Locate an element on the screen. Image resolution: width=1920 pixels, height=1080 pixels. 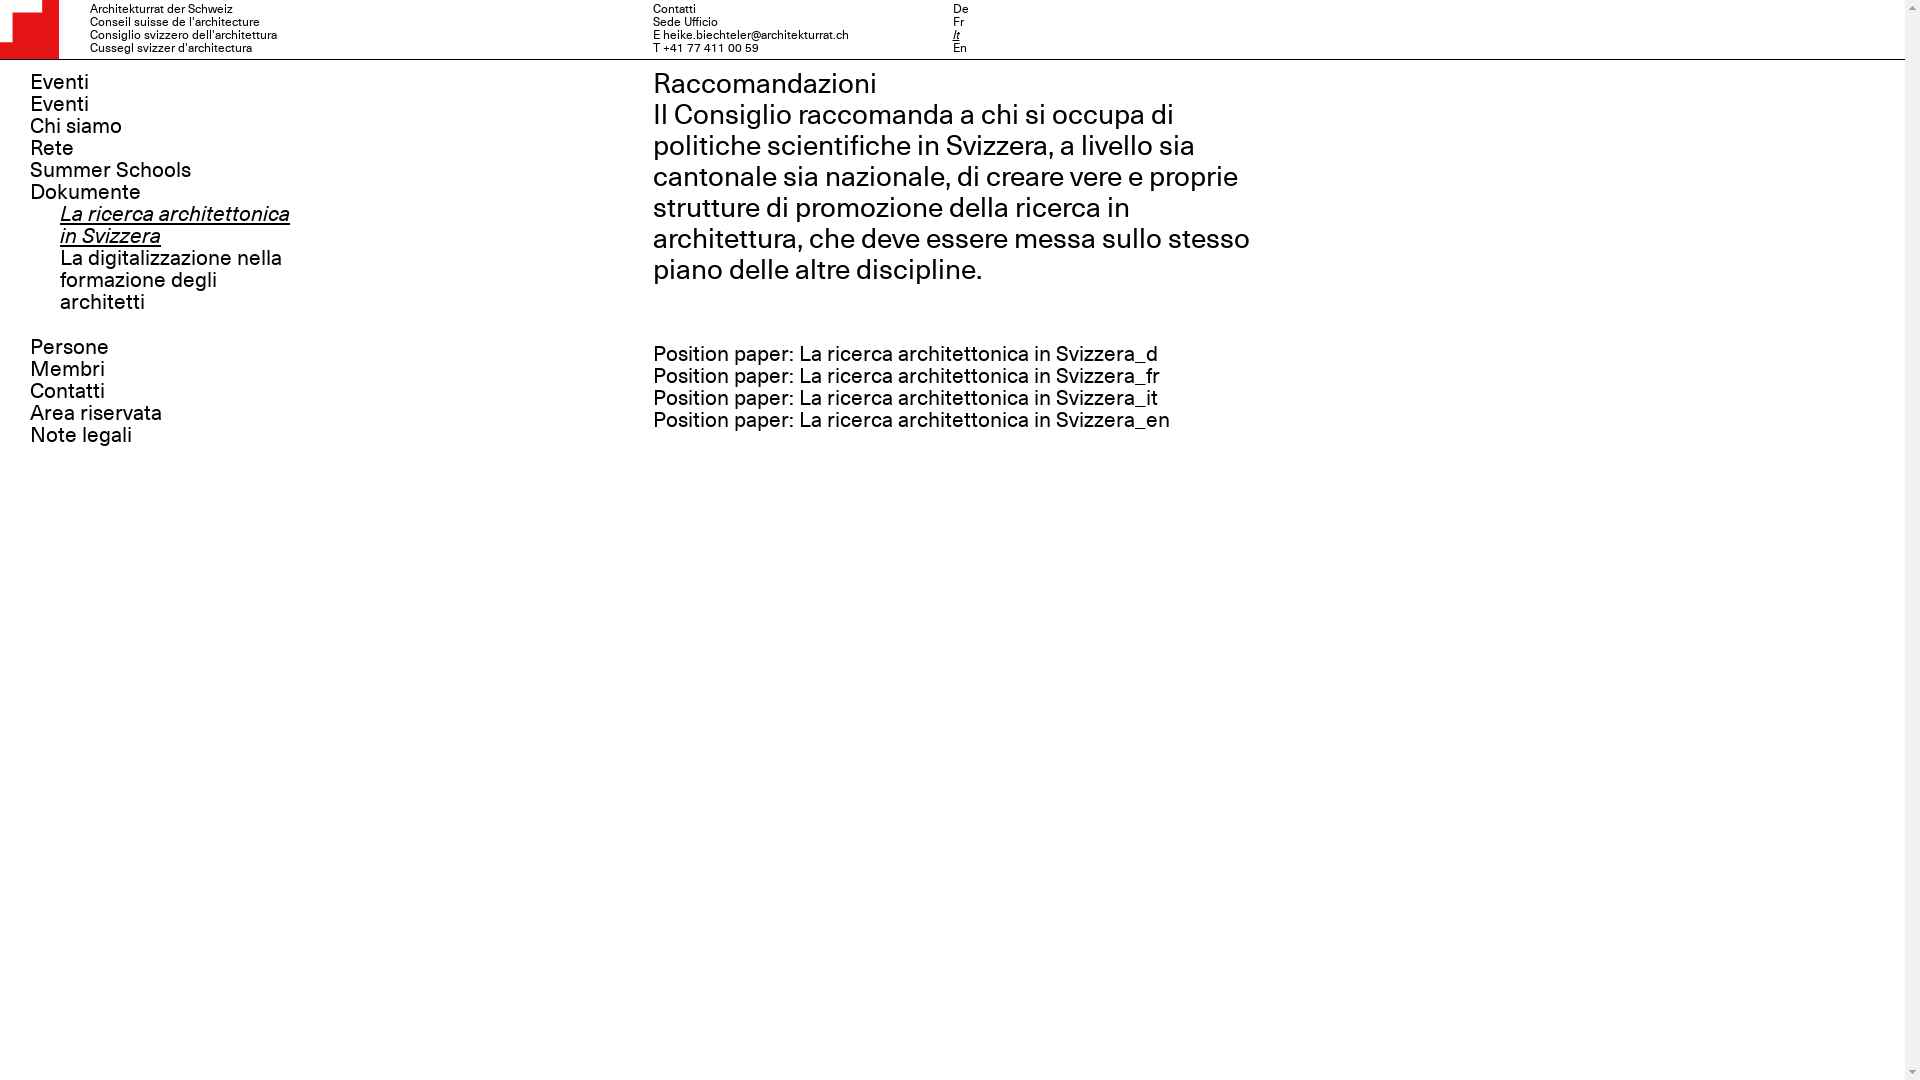
'La ricerca architettonica in Svizzera' is located at coordinates (59, 224).